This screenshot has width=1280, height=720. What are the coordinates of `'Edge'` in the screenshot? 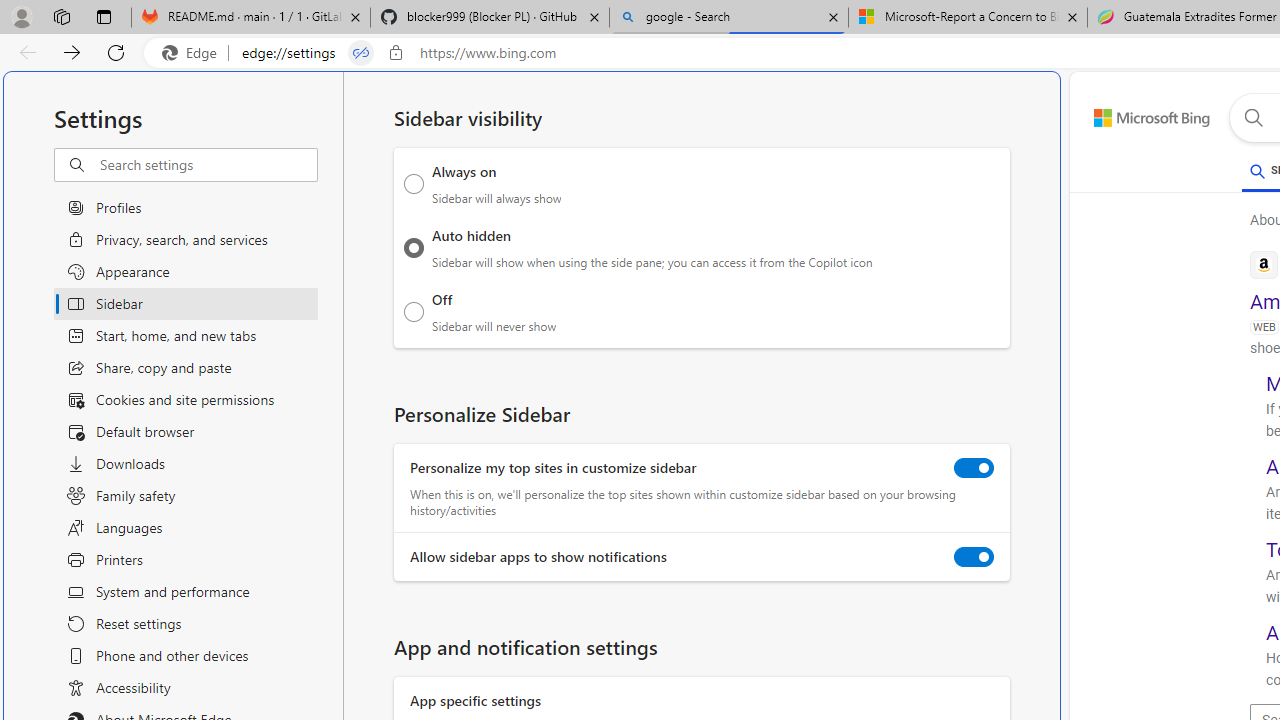 It's located at (194, 52).